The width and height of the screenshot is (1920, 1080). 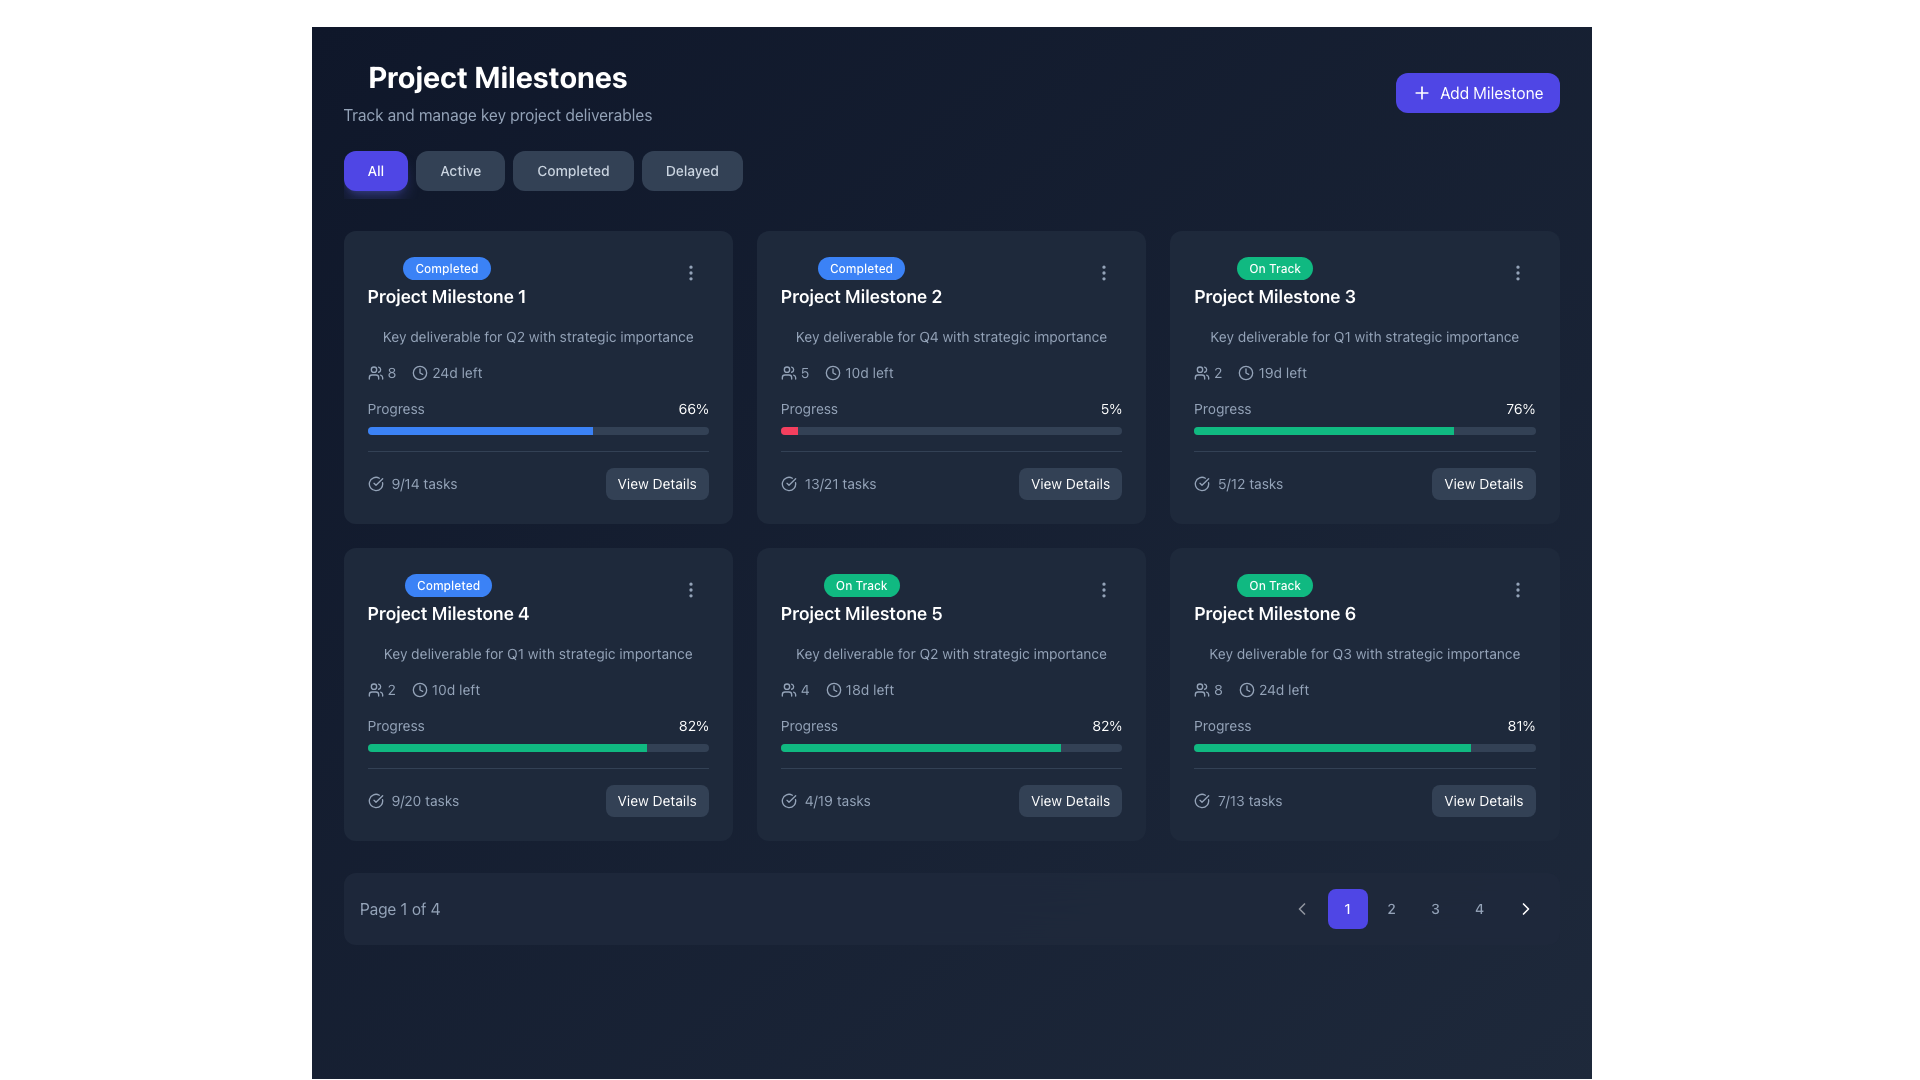 I want to click on the 'On Track' badge with a green background and white bold text located in the 'Project Milestone 6' card, so click(x=1274, y=585).